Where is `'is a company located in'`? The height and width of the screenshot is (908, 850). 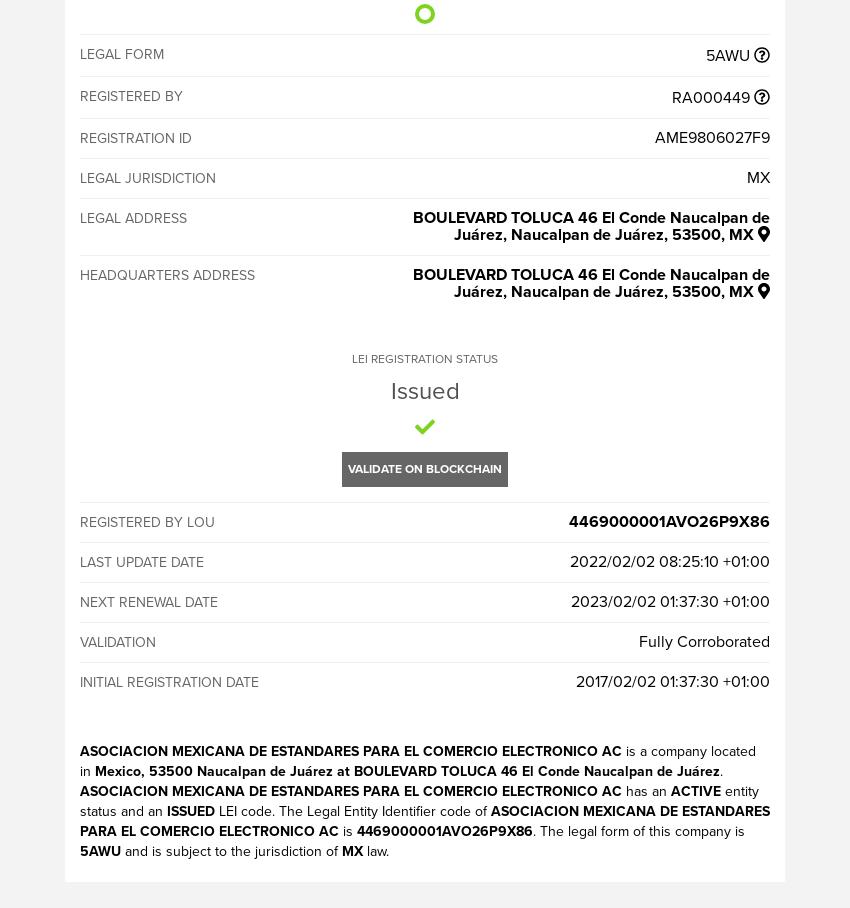 'is a company located in' is located at coordinates (418, 760).